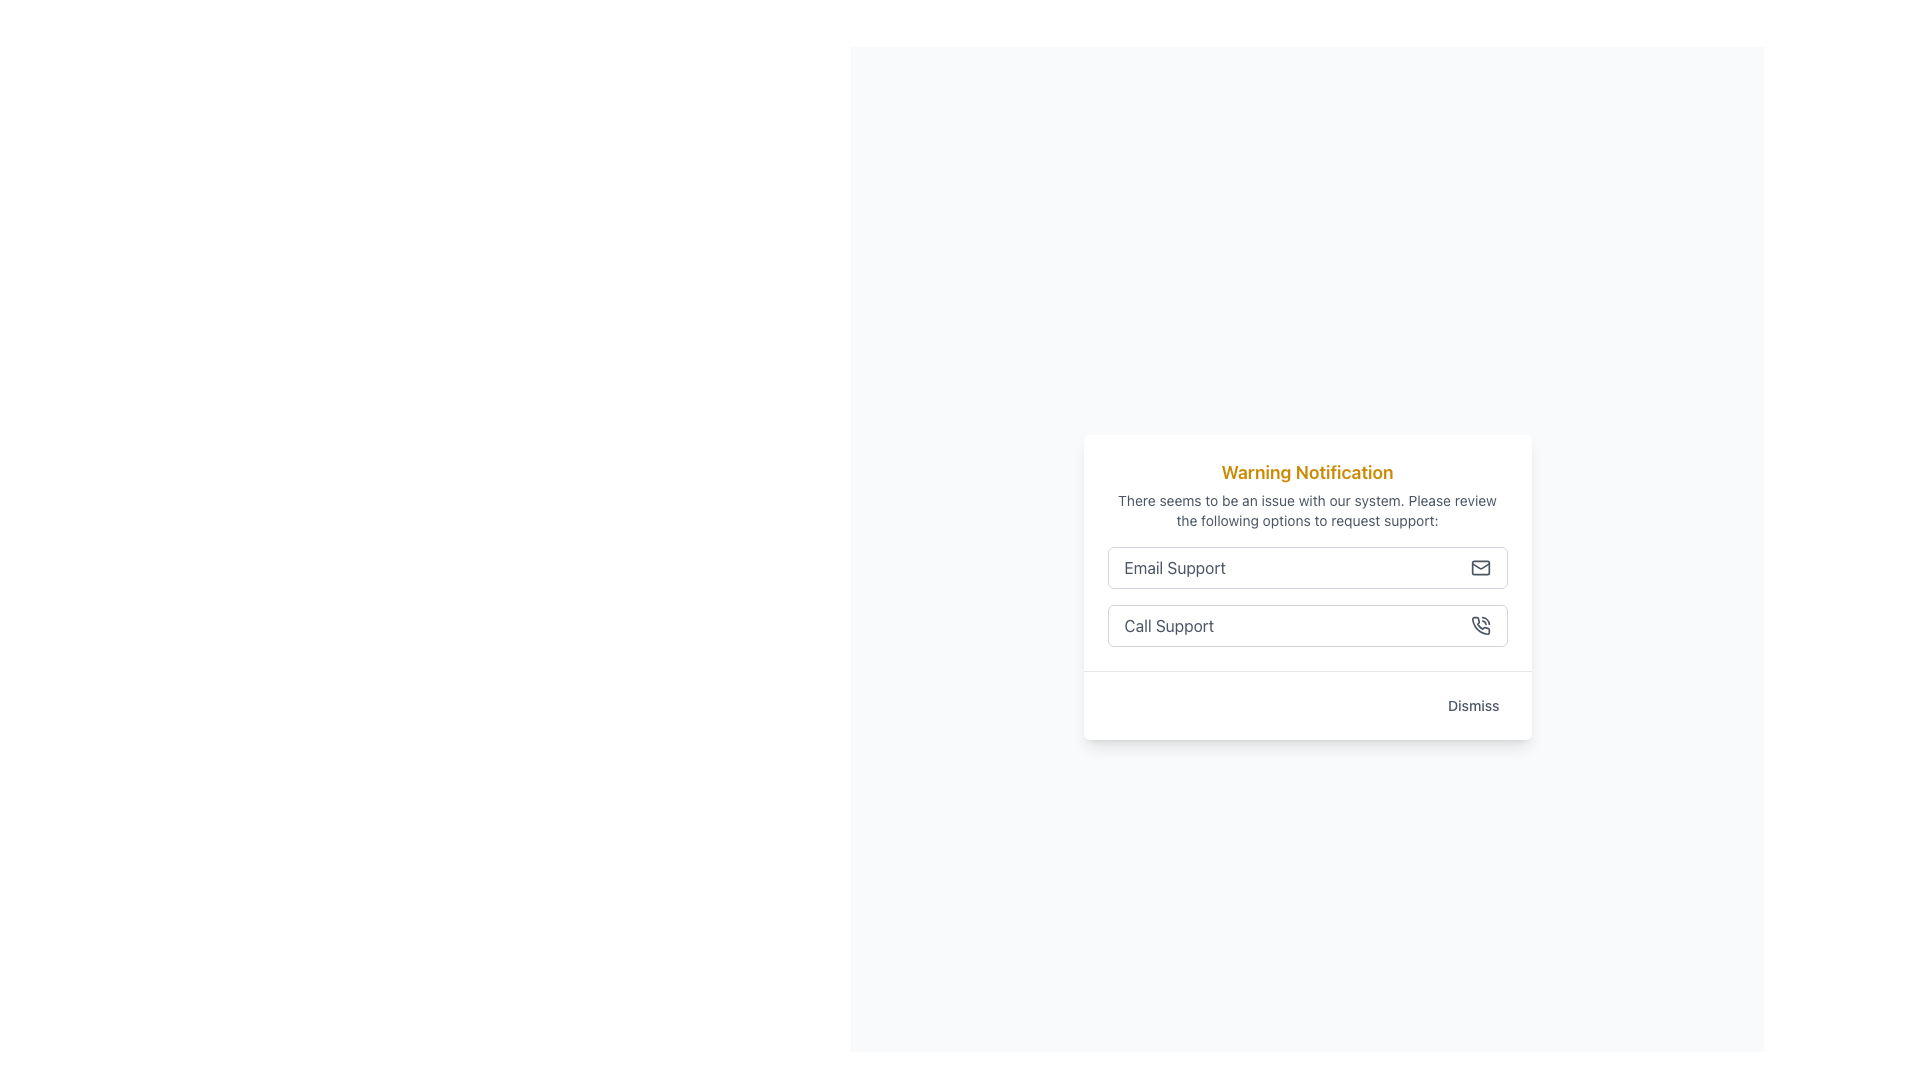 The image size is (1920, 1080). What do you see at coordinates (1307, 624) in the screenshot?
I see `the 'Call Support' button, which is a rectangular button with rounded edges located below the 'Email Support' button` at bounding box center [1307, 624].